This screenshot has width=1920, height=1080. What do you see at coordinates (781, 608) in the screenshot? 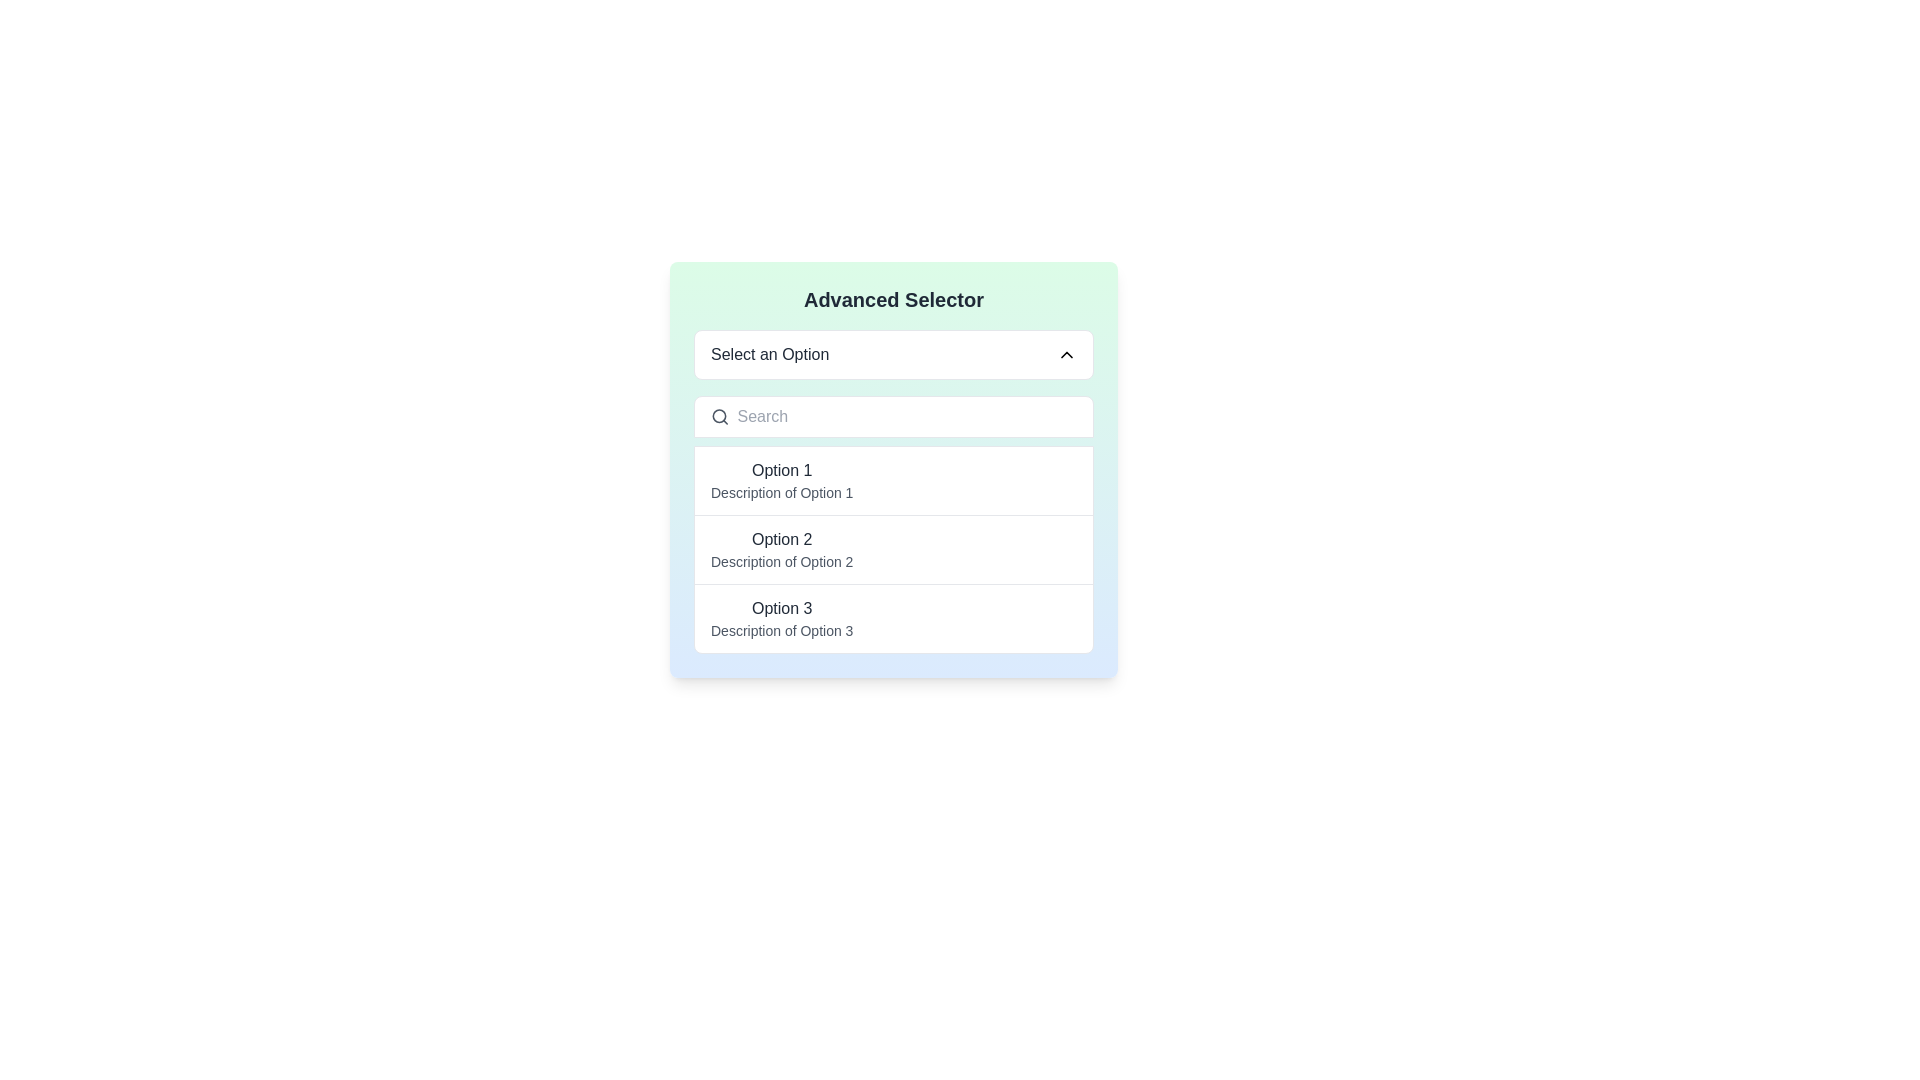
I see `the Text Label that serves as a selectable option within the dropdown menu, located above the description of 'Option 3'` at bounding box center [781, 608].